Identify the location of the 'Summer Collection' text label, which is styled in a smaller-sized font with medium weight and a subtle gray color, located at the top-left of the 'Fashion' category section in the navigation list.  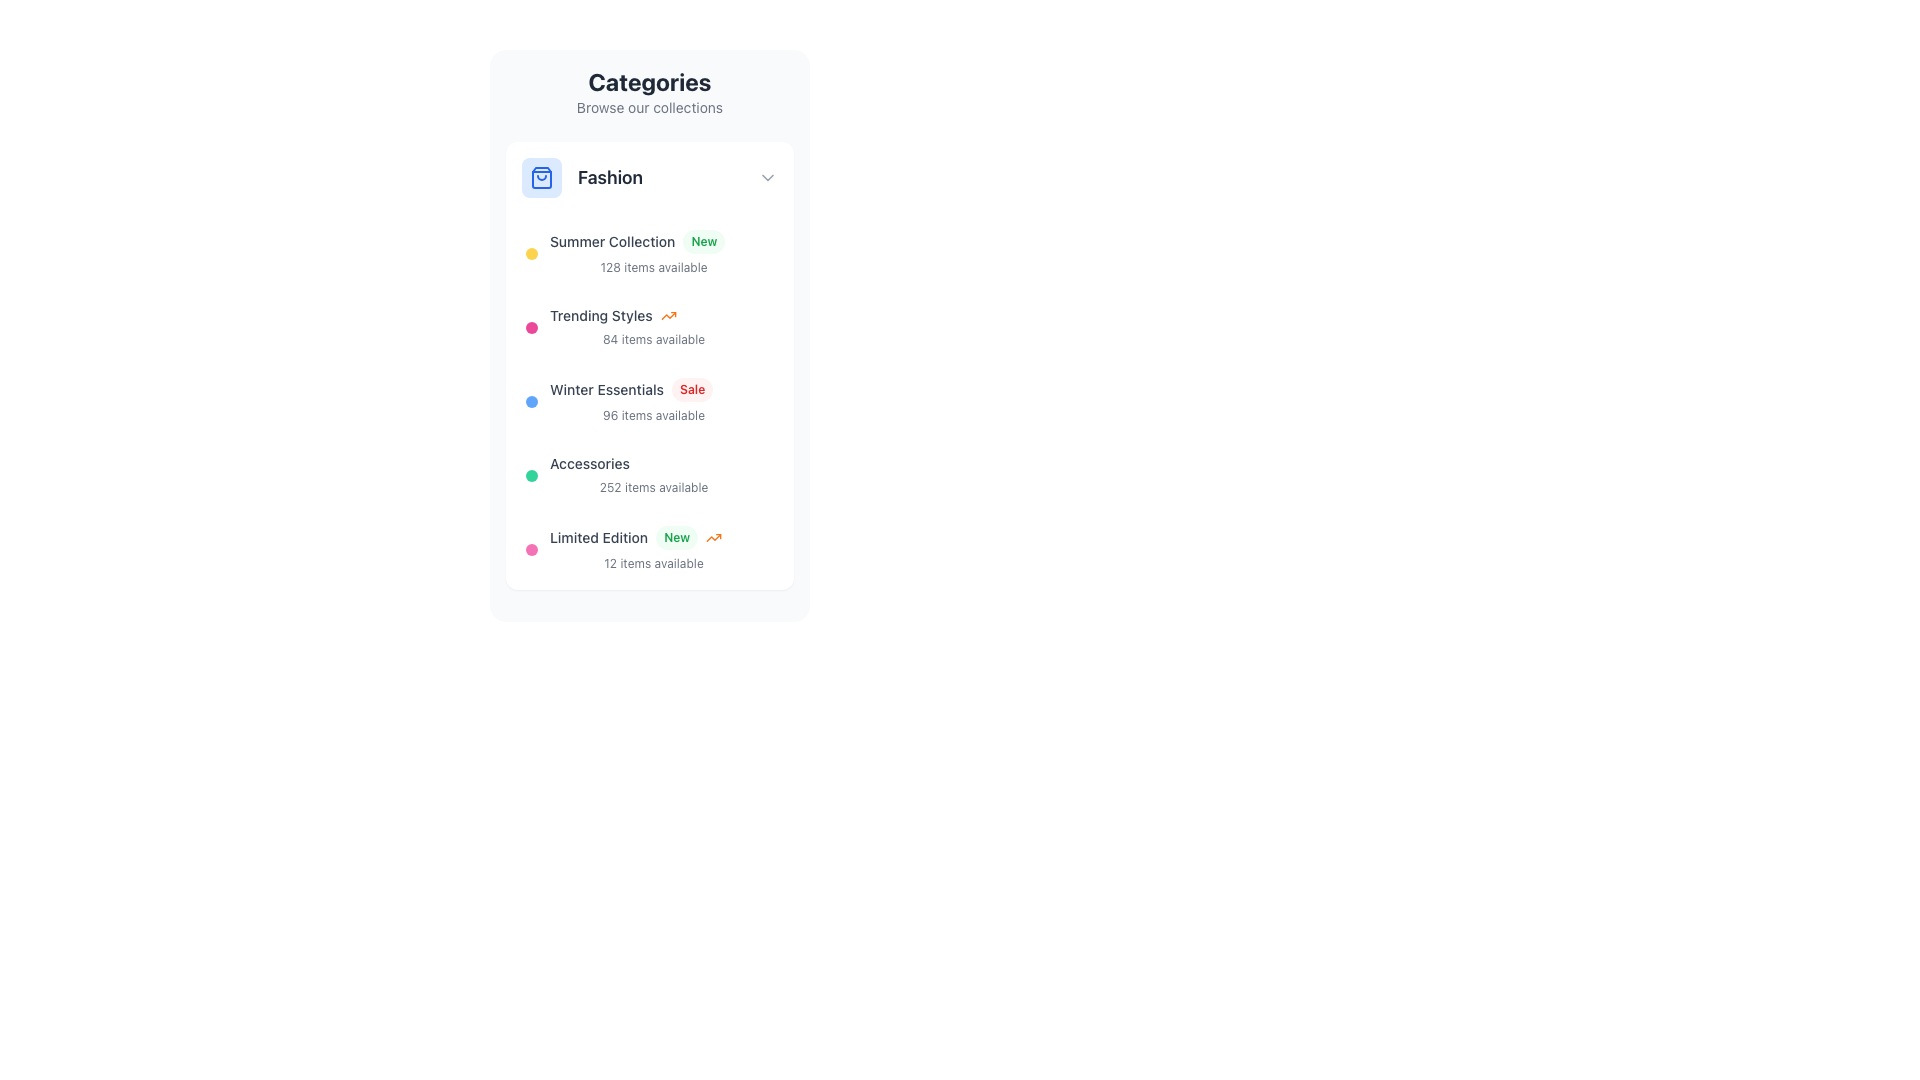
(611, 241).